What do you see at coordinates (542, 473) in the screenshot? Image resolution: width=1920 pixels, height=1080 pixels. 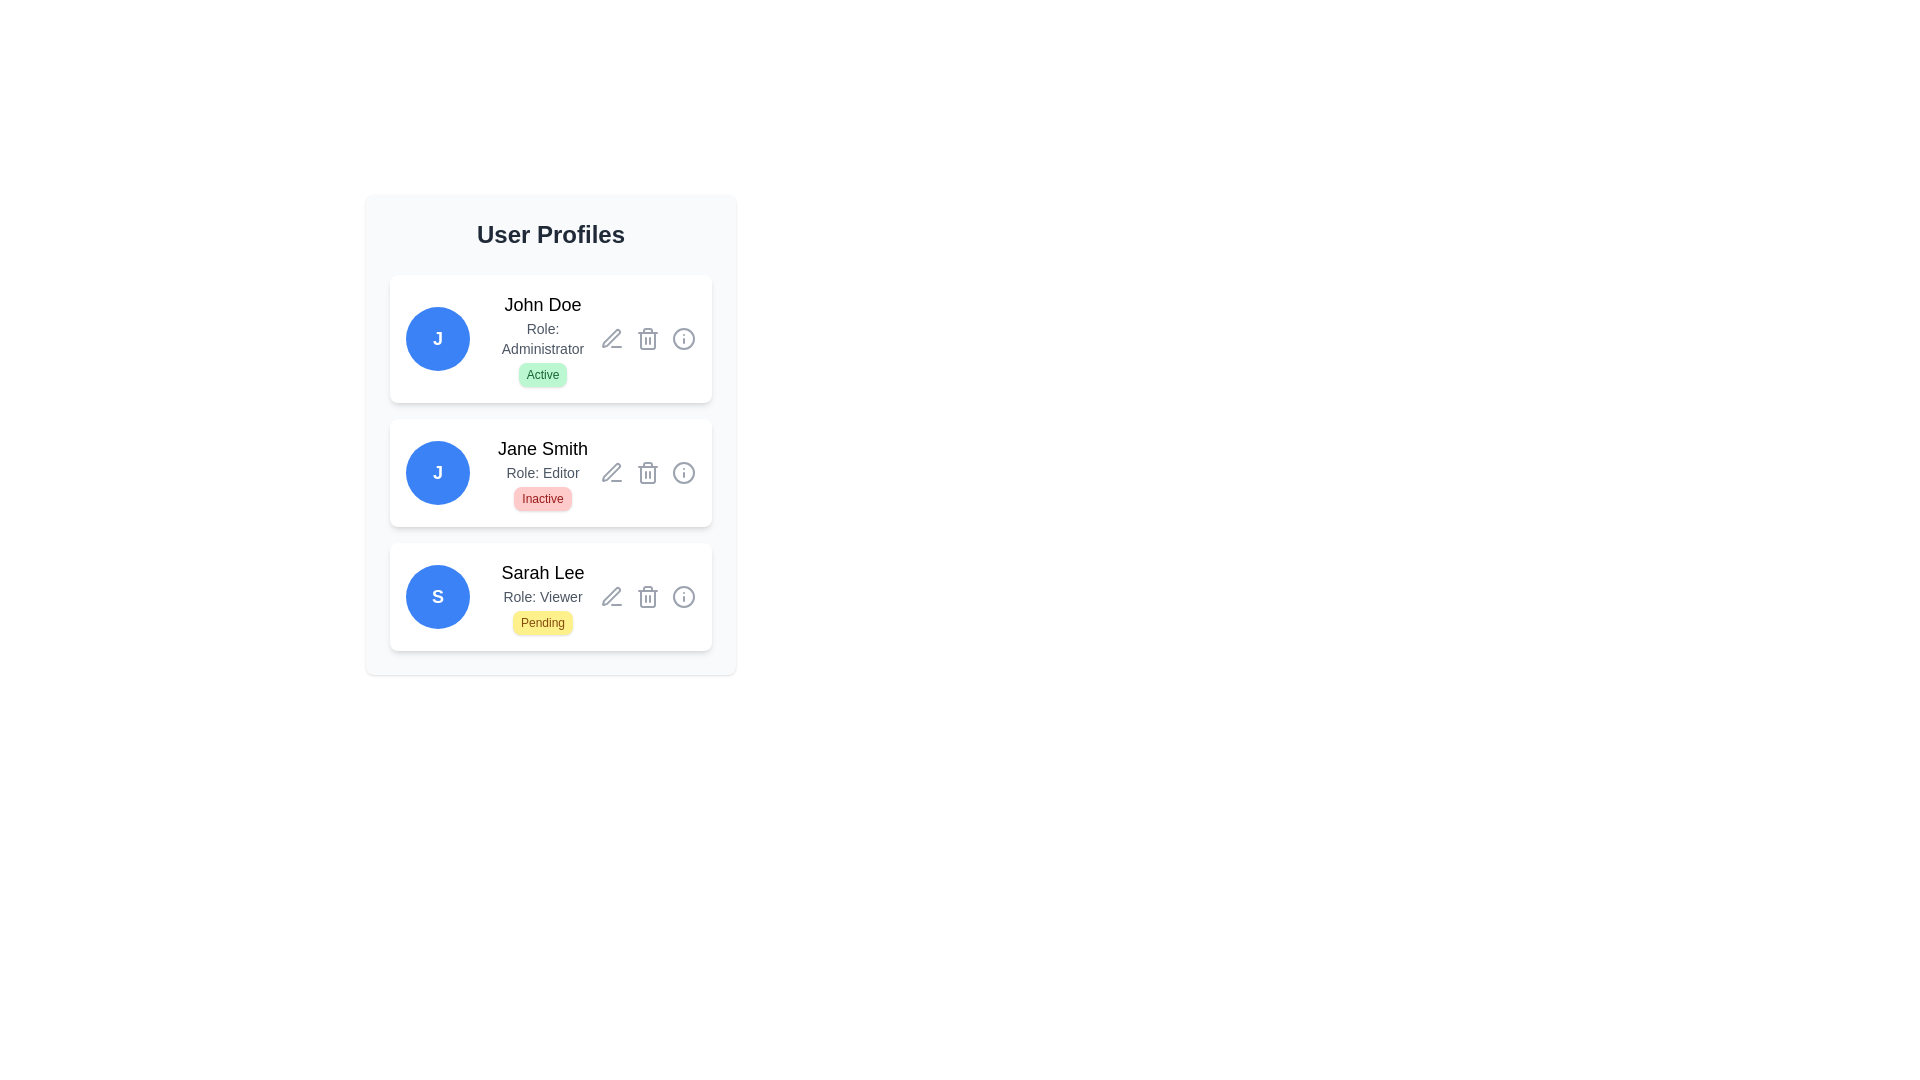 I see `the label indicating the role of the user 'Editor' located beneath 'Jane Smith' and above the 'Inactive' badge in the User Profiles section` at bounding box center [542, 473].